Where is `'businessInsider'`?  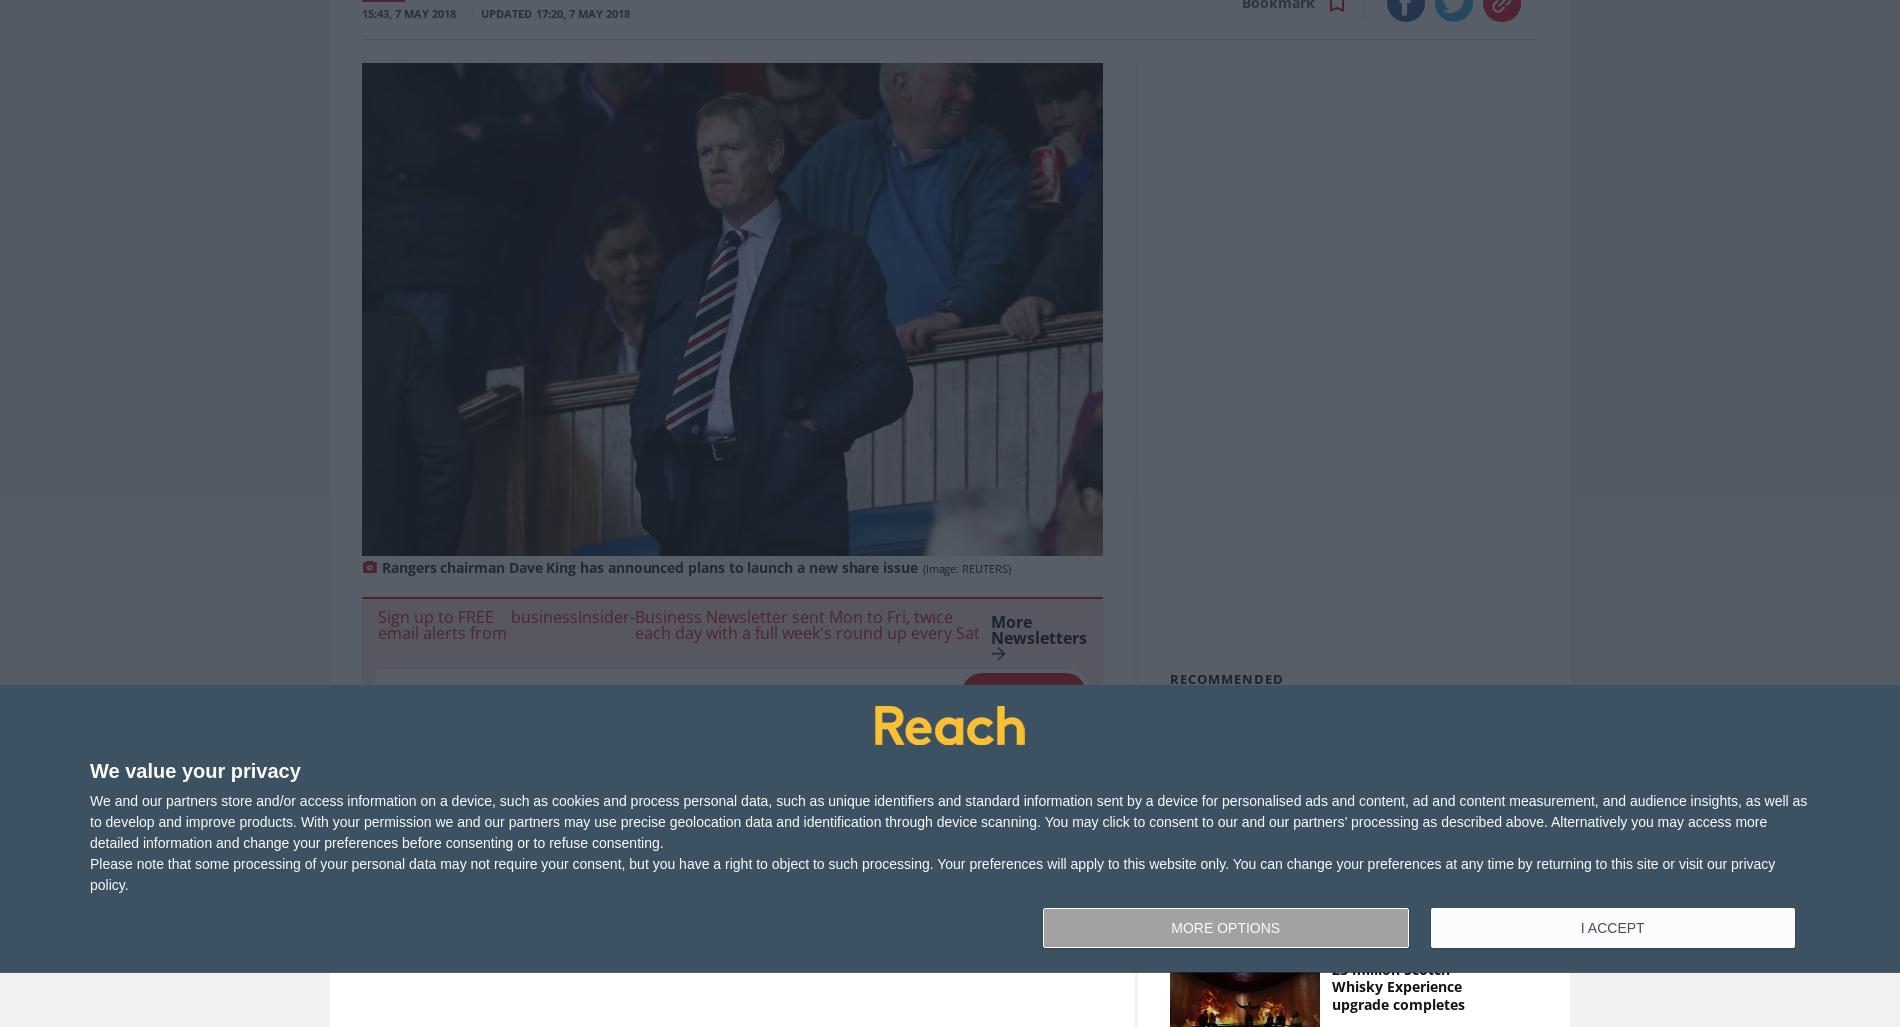 'businessInsider' is located at coordinates (569, 615).